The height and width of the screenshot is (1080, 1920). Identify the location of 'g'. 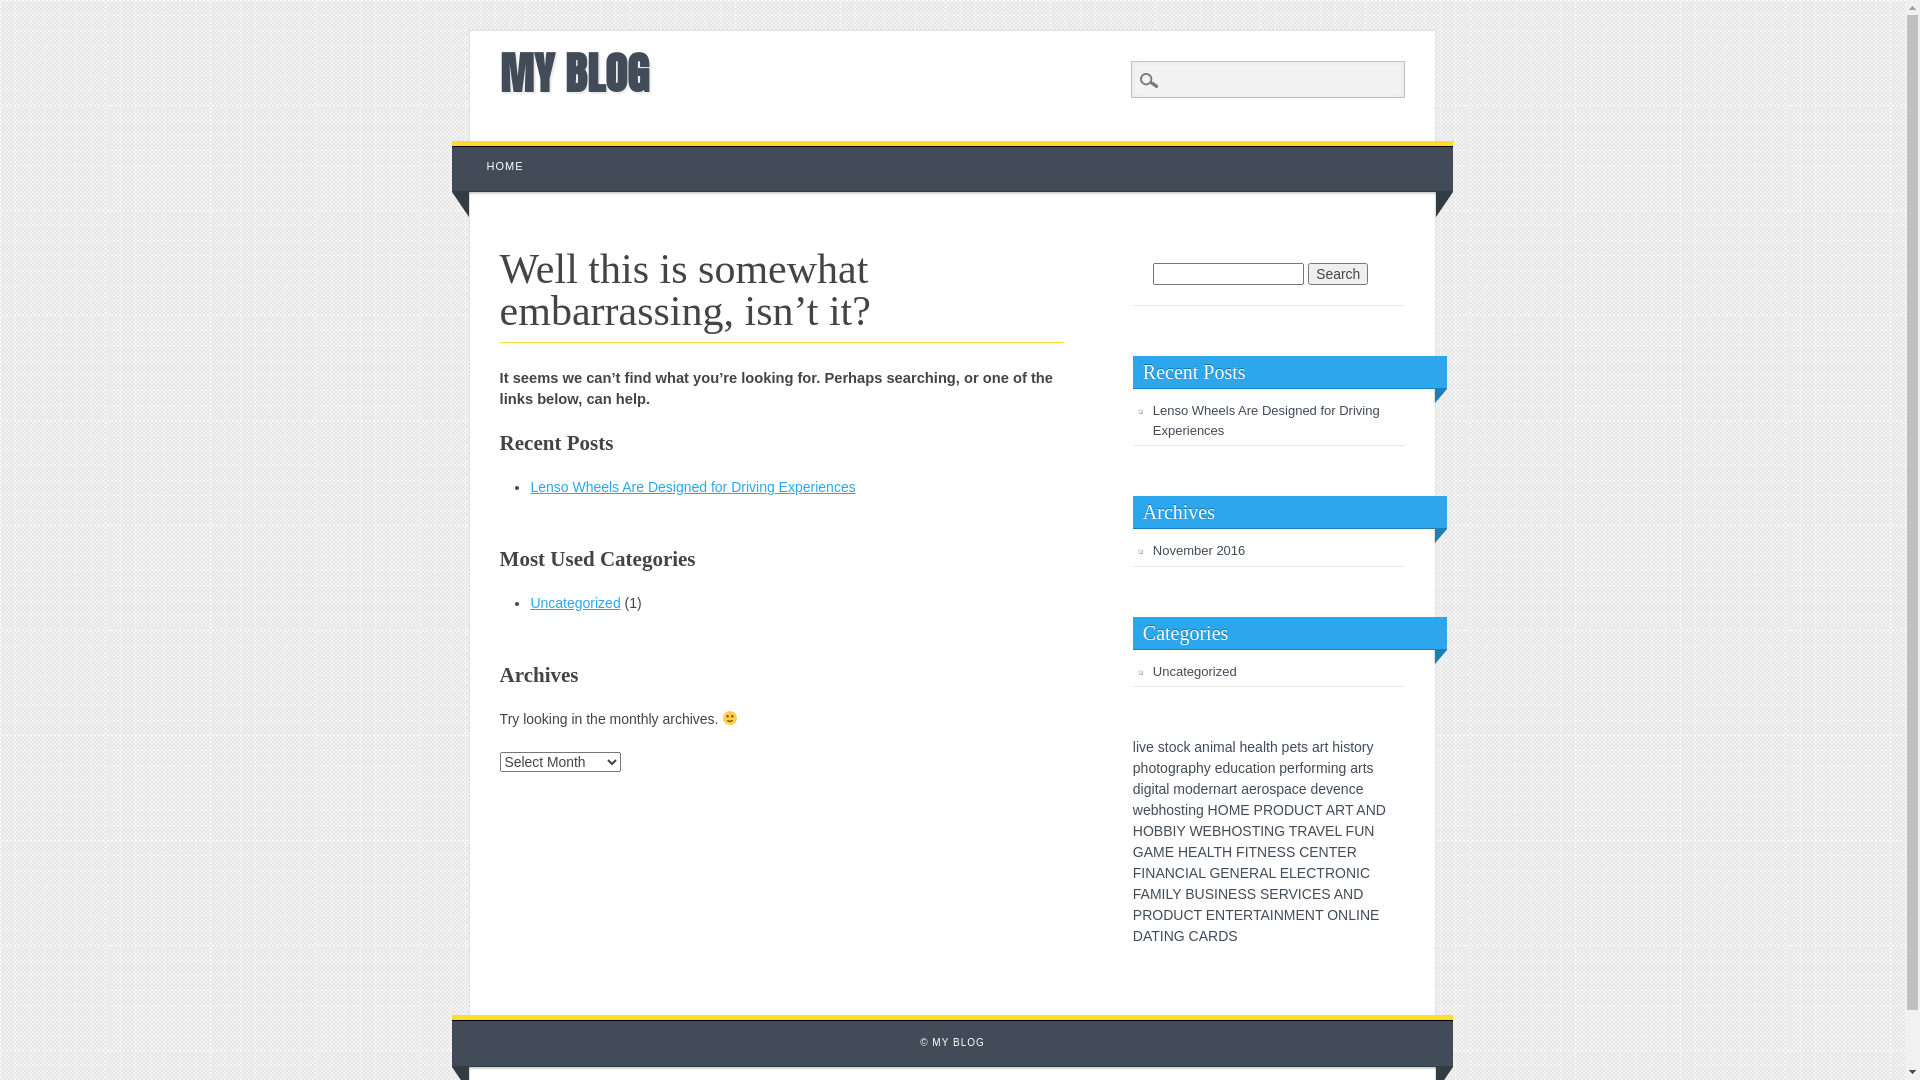
(1200, 810).